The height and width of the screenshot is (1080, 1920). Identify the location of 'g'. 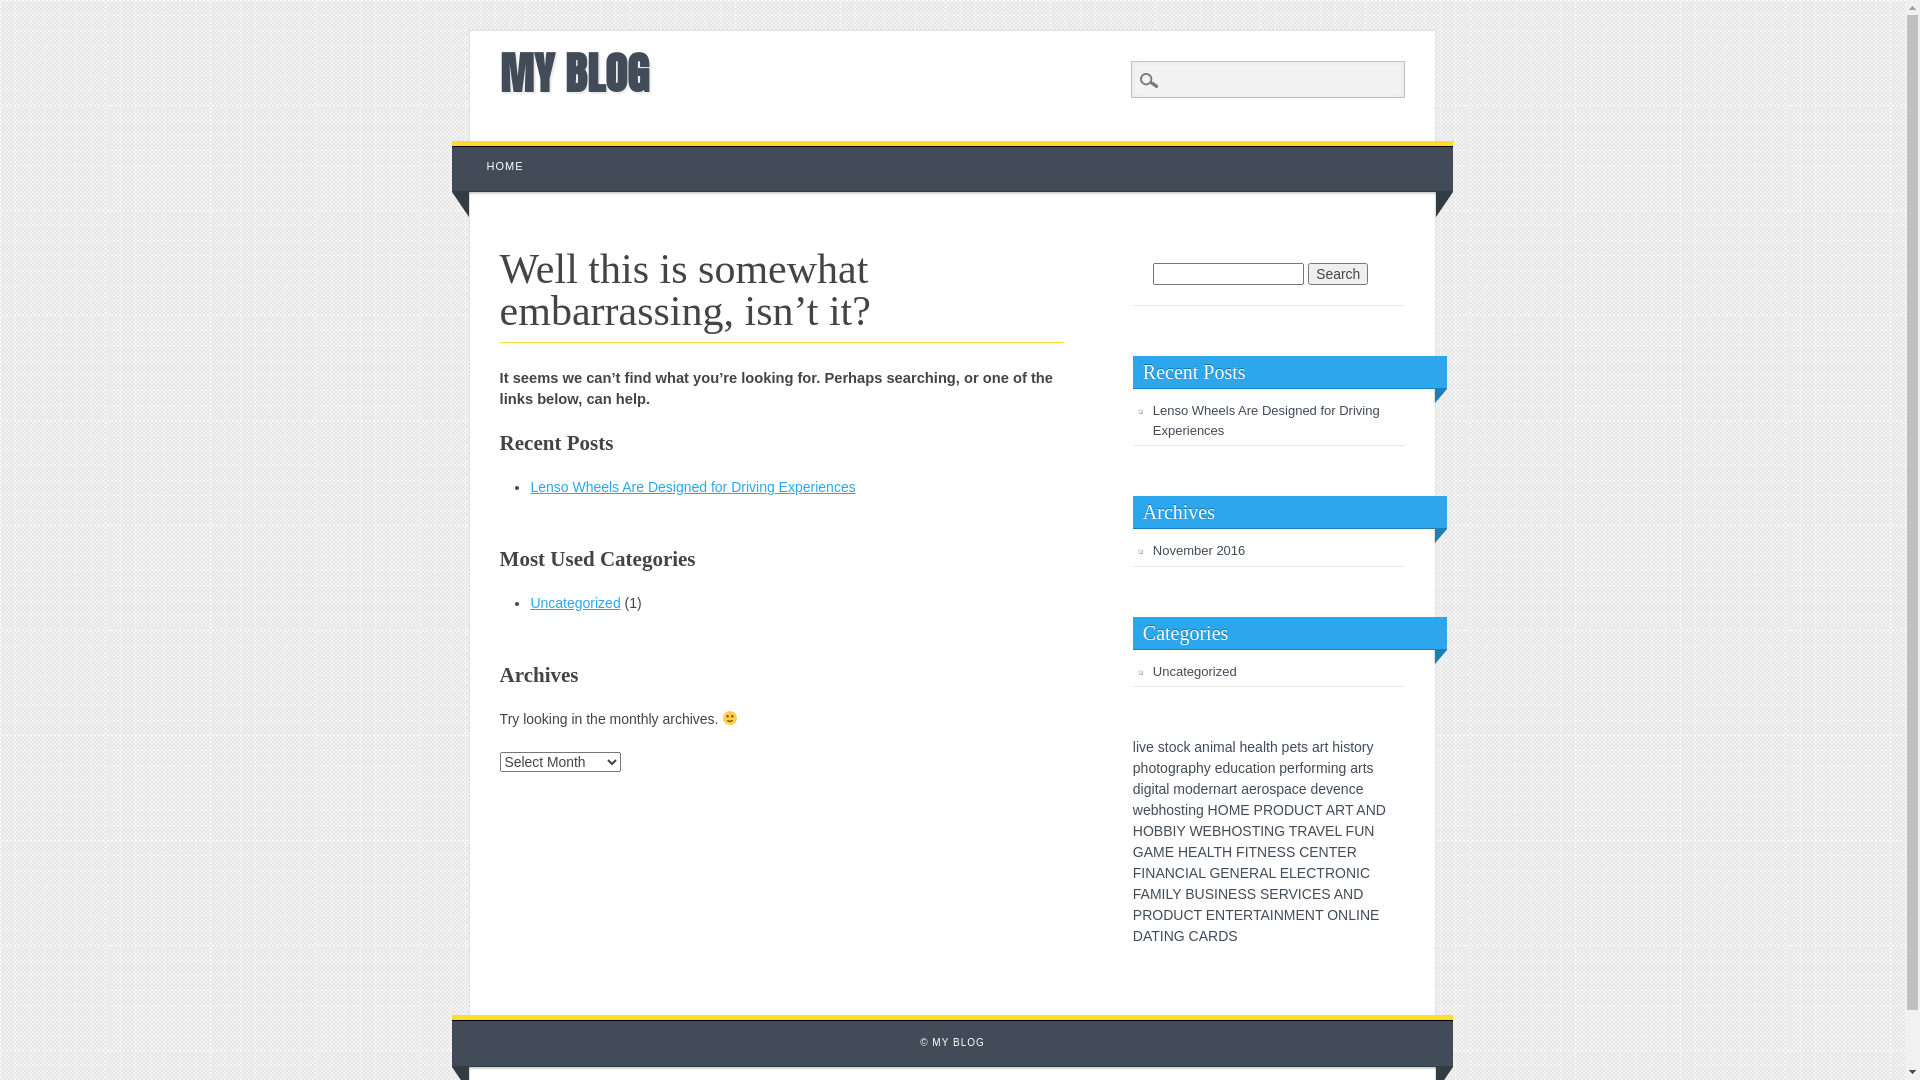
(1200, 810).